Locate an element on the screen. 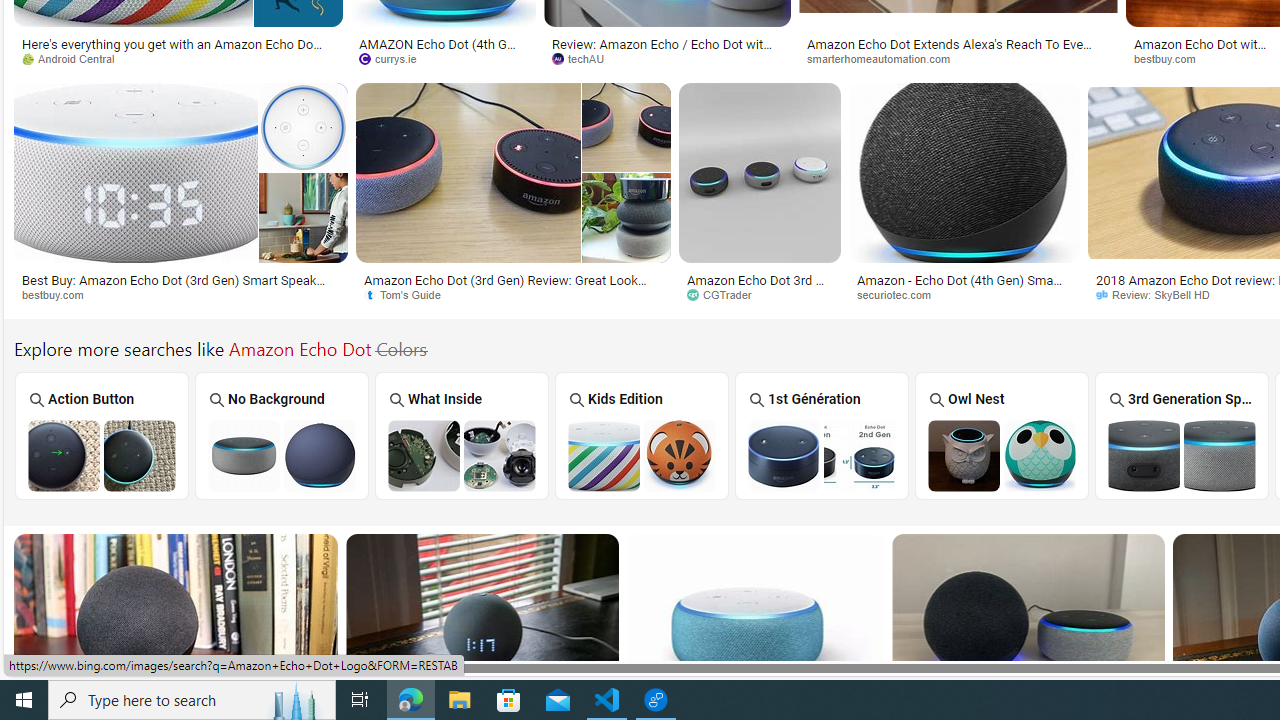  'CGTrader' is located at coordinates (725, 294).